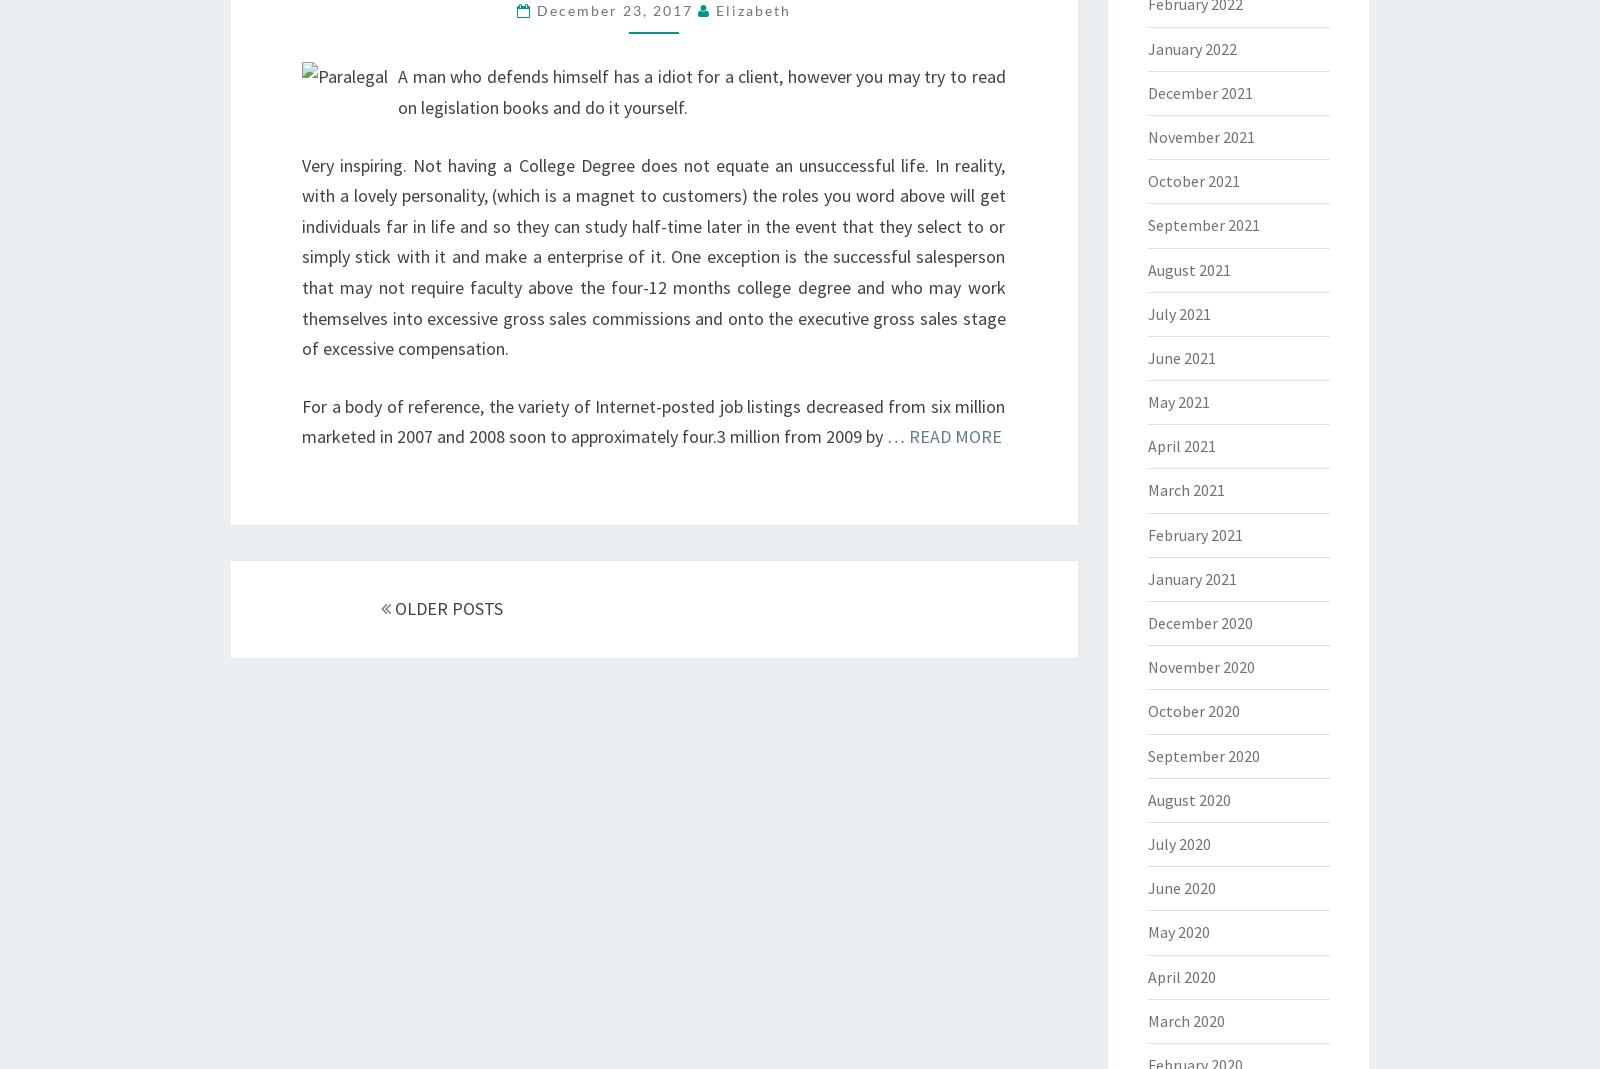 The height and width of the screenshot is (1069, 1600). I want to click on 'May 2021', so click(1147, 402).